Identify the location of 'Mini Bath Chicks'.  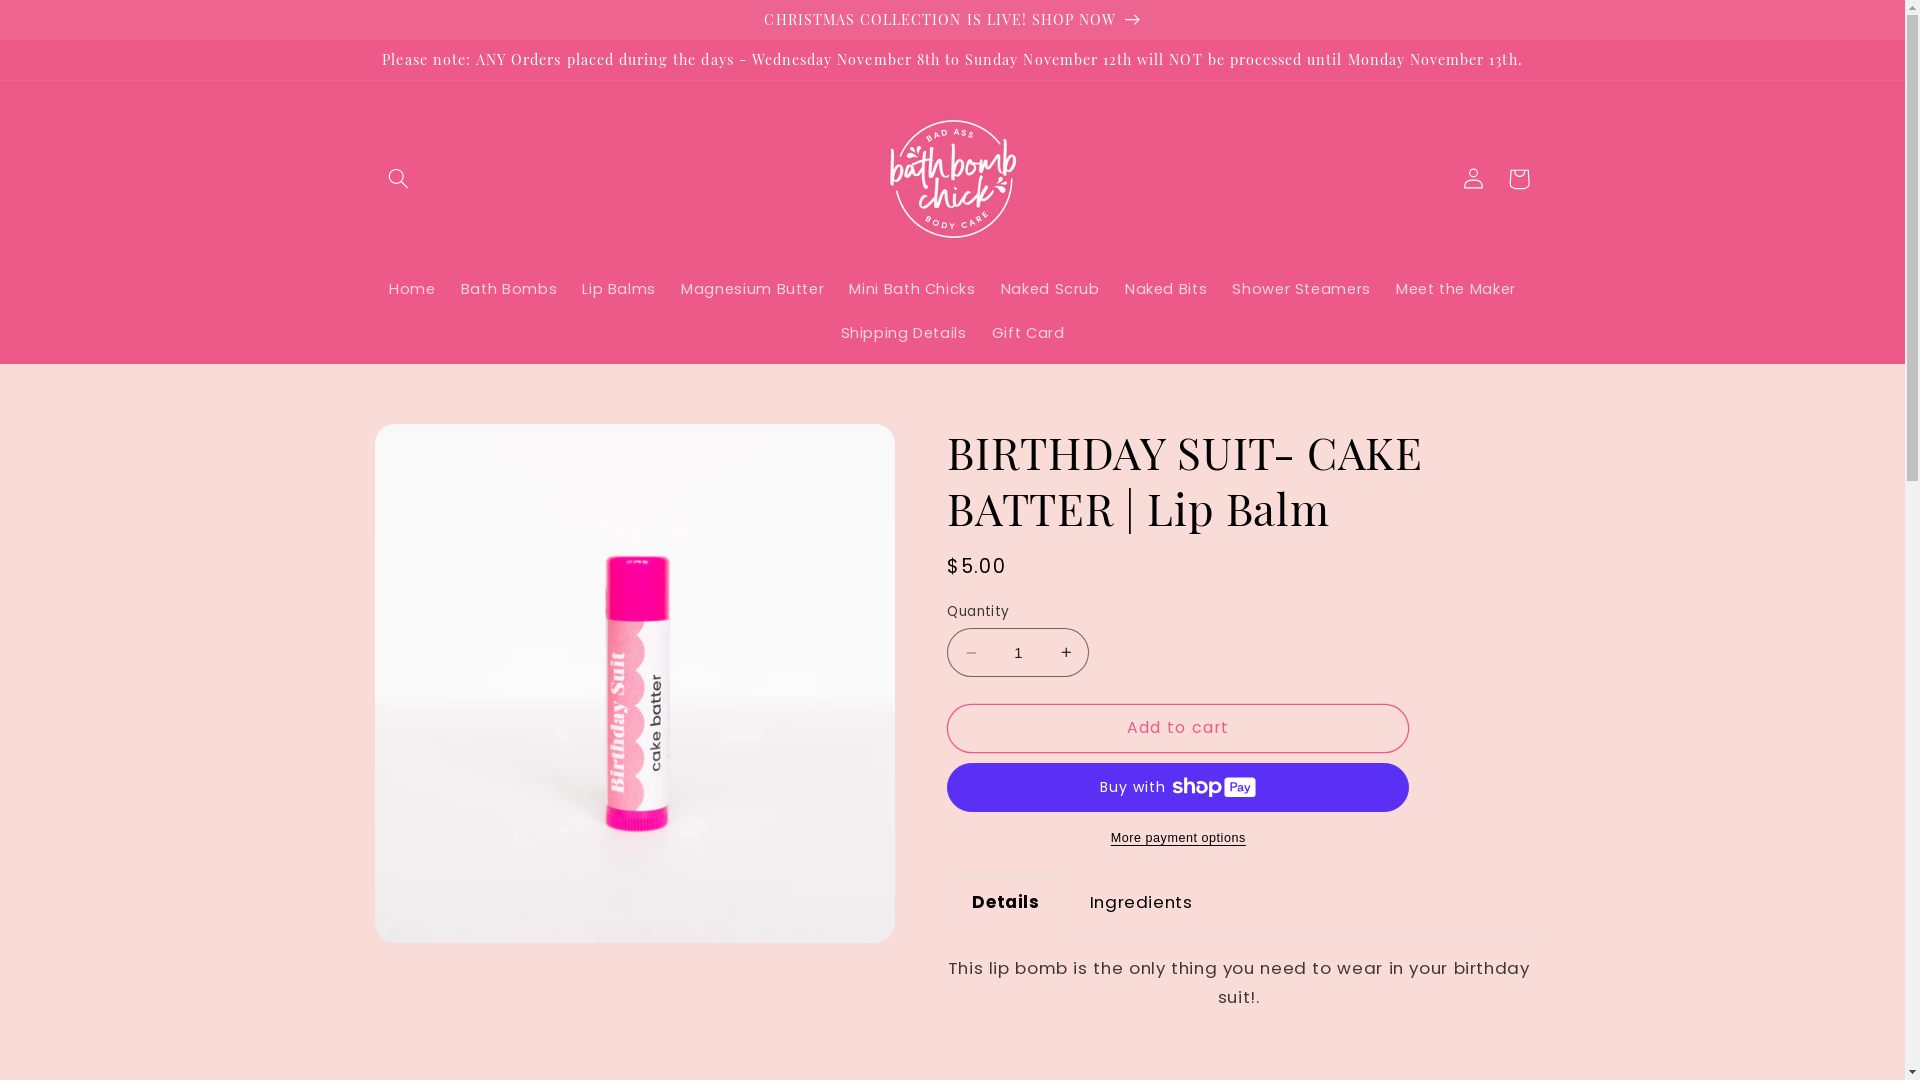
(911, 289).